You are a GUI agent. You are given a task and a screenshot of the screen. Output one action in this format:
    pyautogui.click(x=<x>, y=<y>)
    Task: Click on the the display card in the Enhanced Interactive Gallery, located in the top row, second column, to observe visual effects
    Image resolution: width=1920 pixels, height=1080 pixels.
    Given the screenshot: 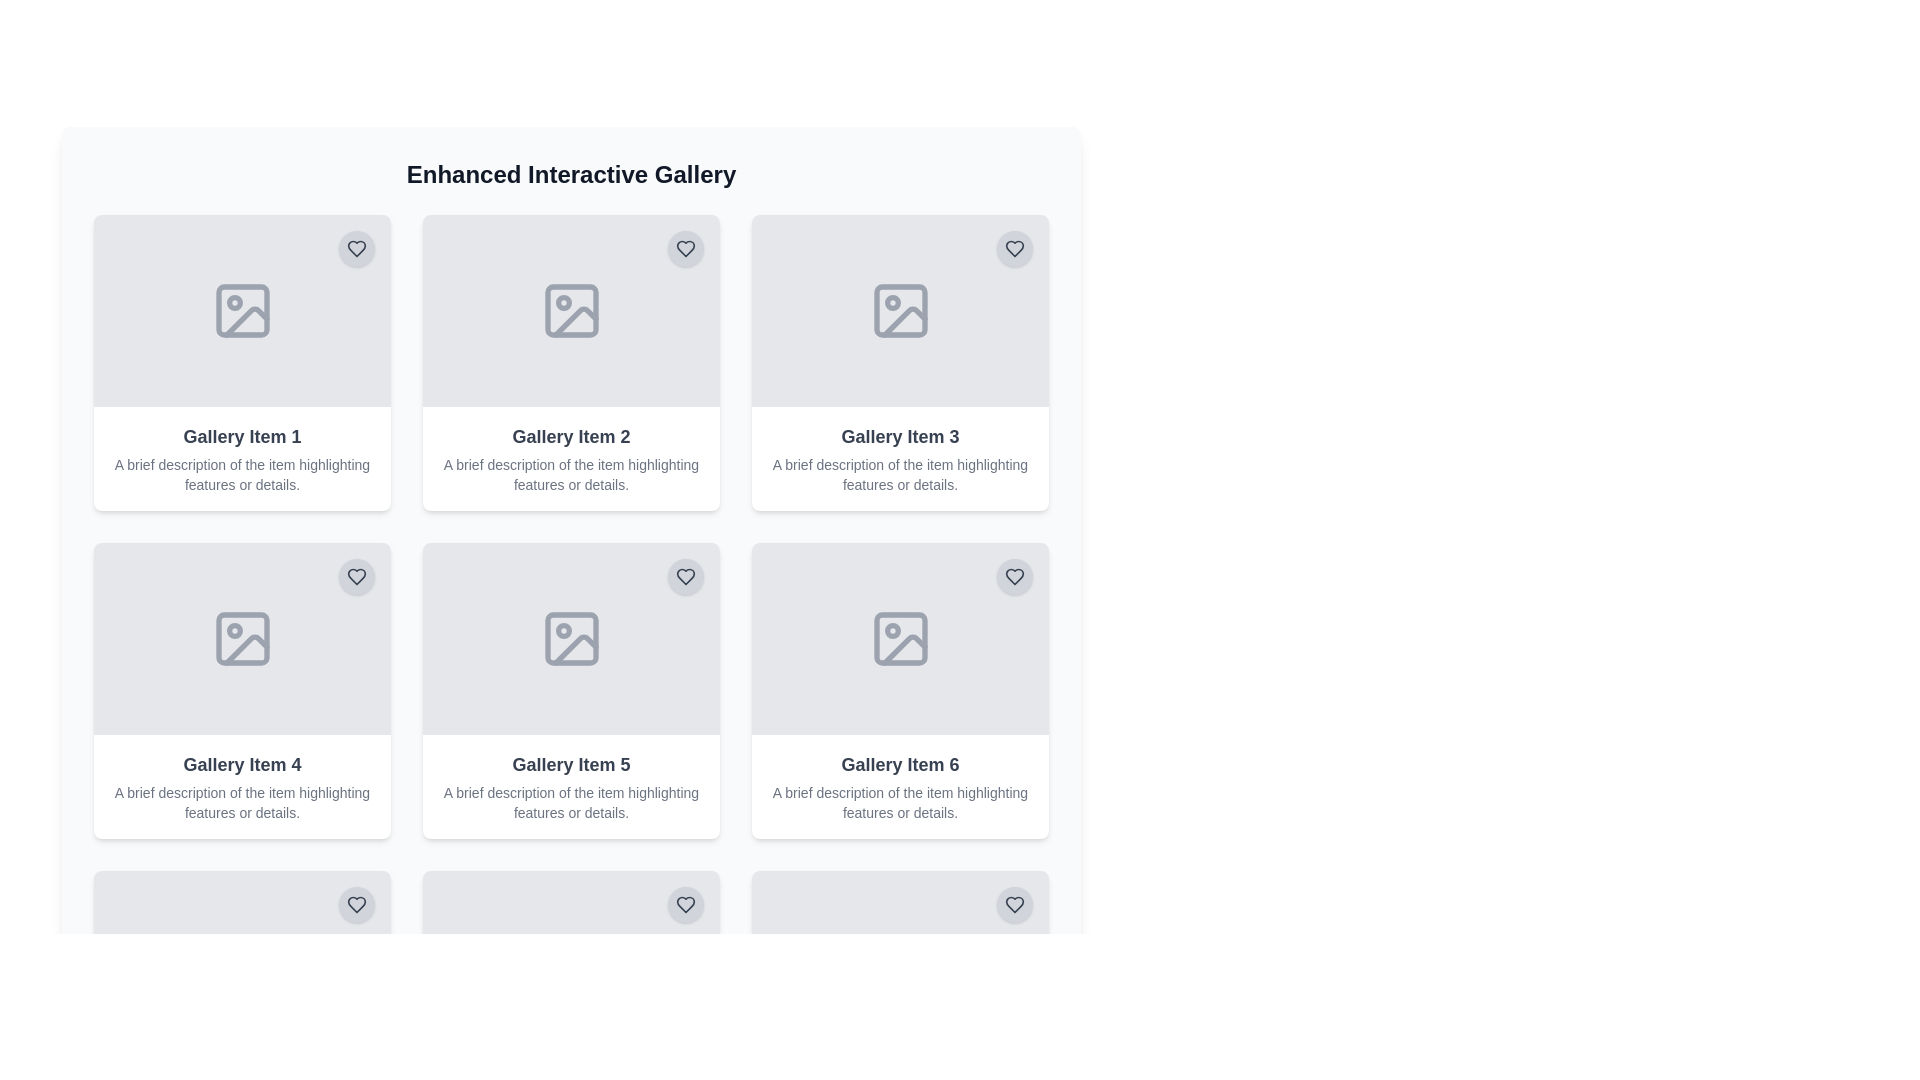 What is the action you would take?
    pyautogui.click(x=570, y=362)
    